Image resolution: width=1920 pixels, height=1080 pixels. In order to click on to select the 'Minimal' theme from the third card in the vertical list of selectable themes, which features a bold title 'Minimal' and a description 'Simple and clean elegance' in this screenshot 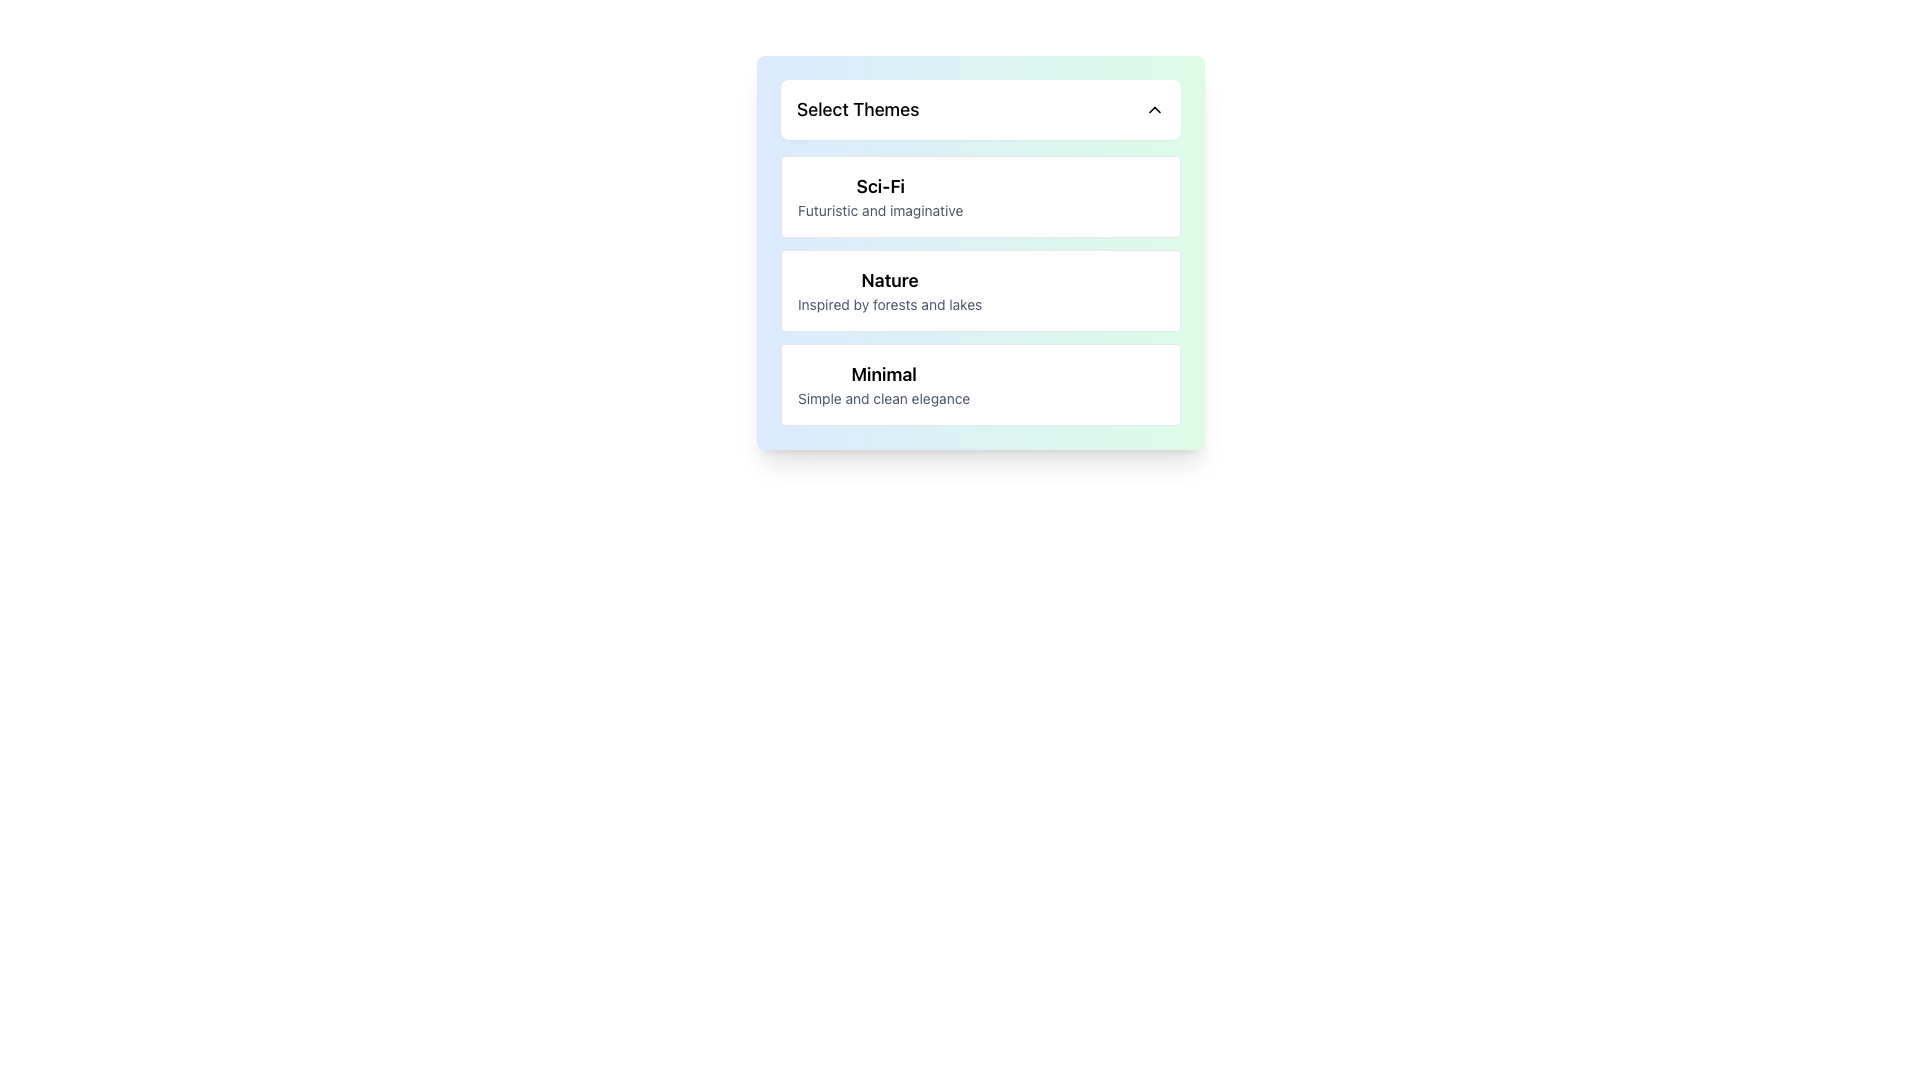, I will do `click(883, 385)`.